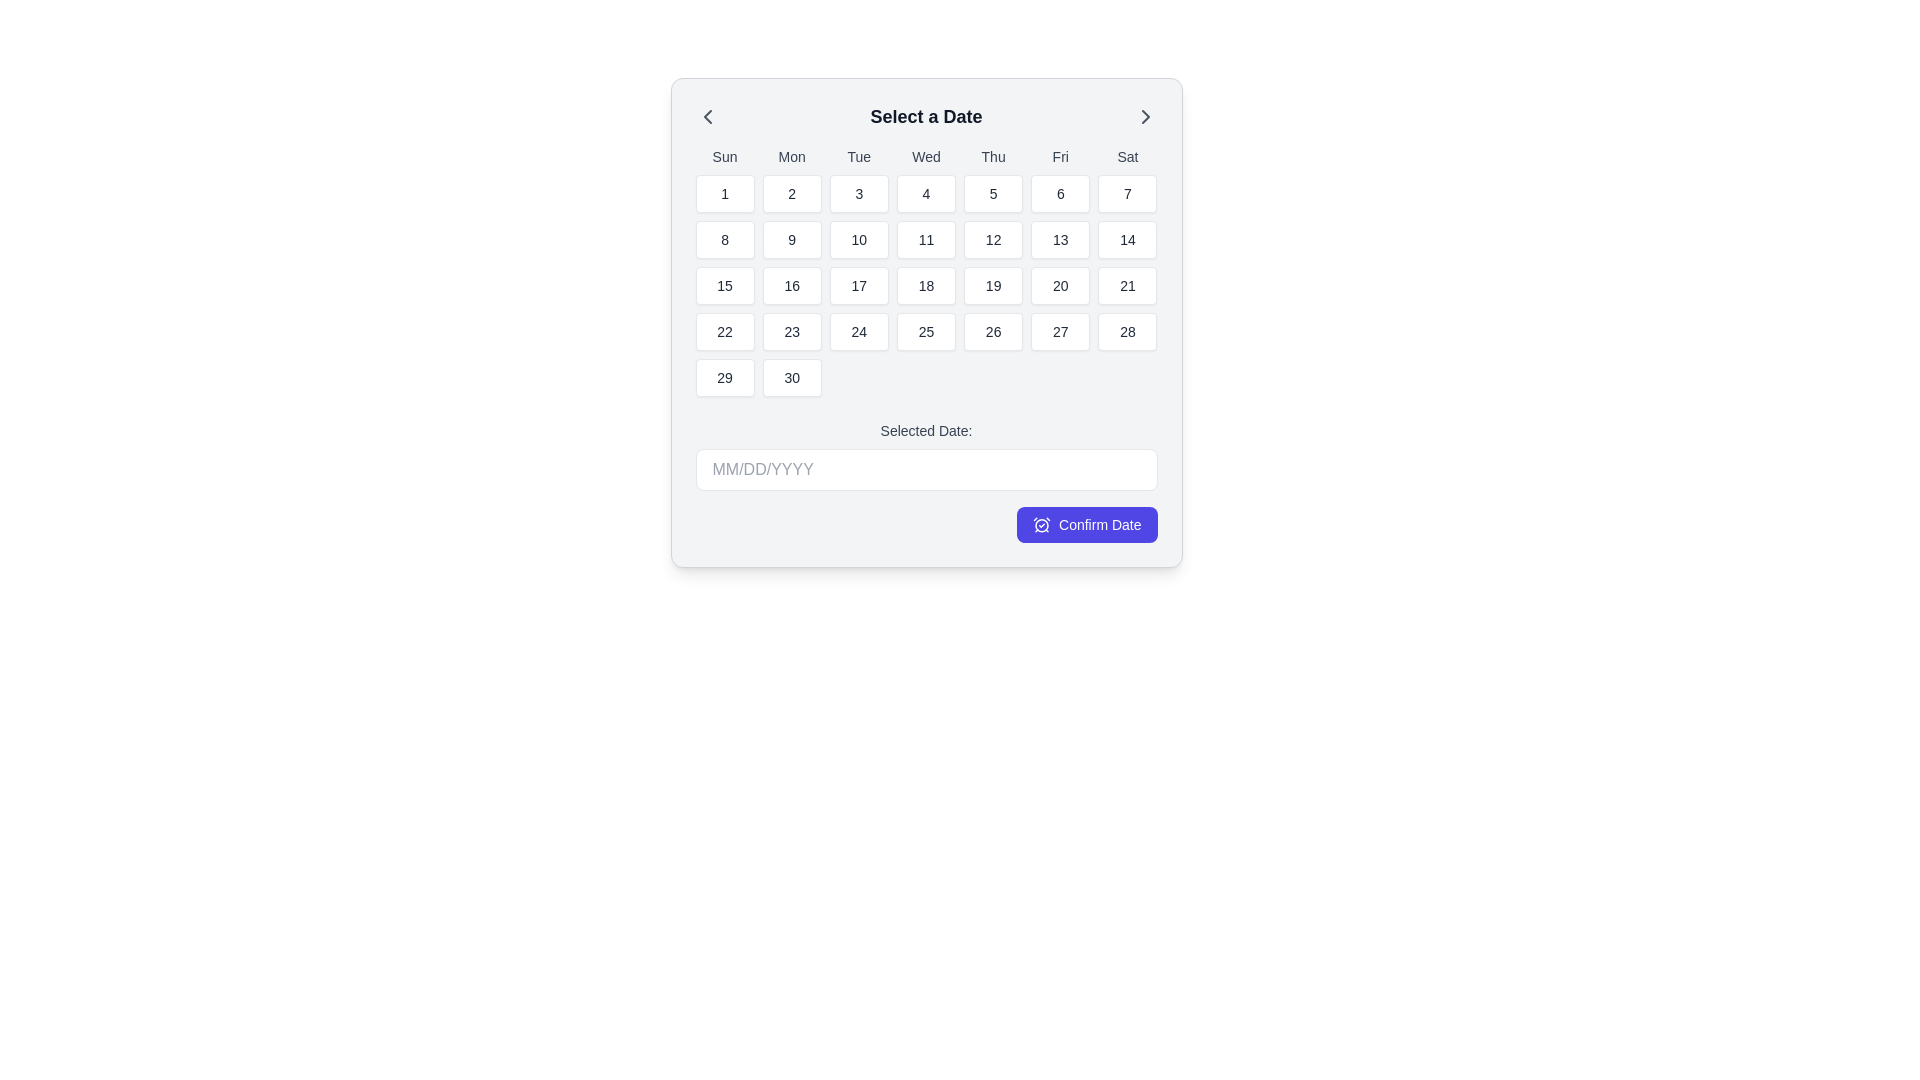 The height and width of the screenshot is (1080, 1920). I want to click on the circular graphical icon resembling a clock's face, which is integrated within the purple confirmation button located at the bottom right of the calendar selection dialog box, so click(1040, 524).